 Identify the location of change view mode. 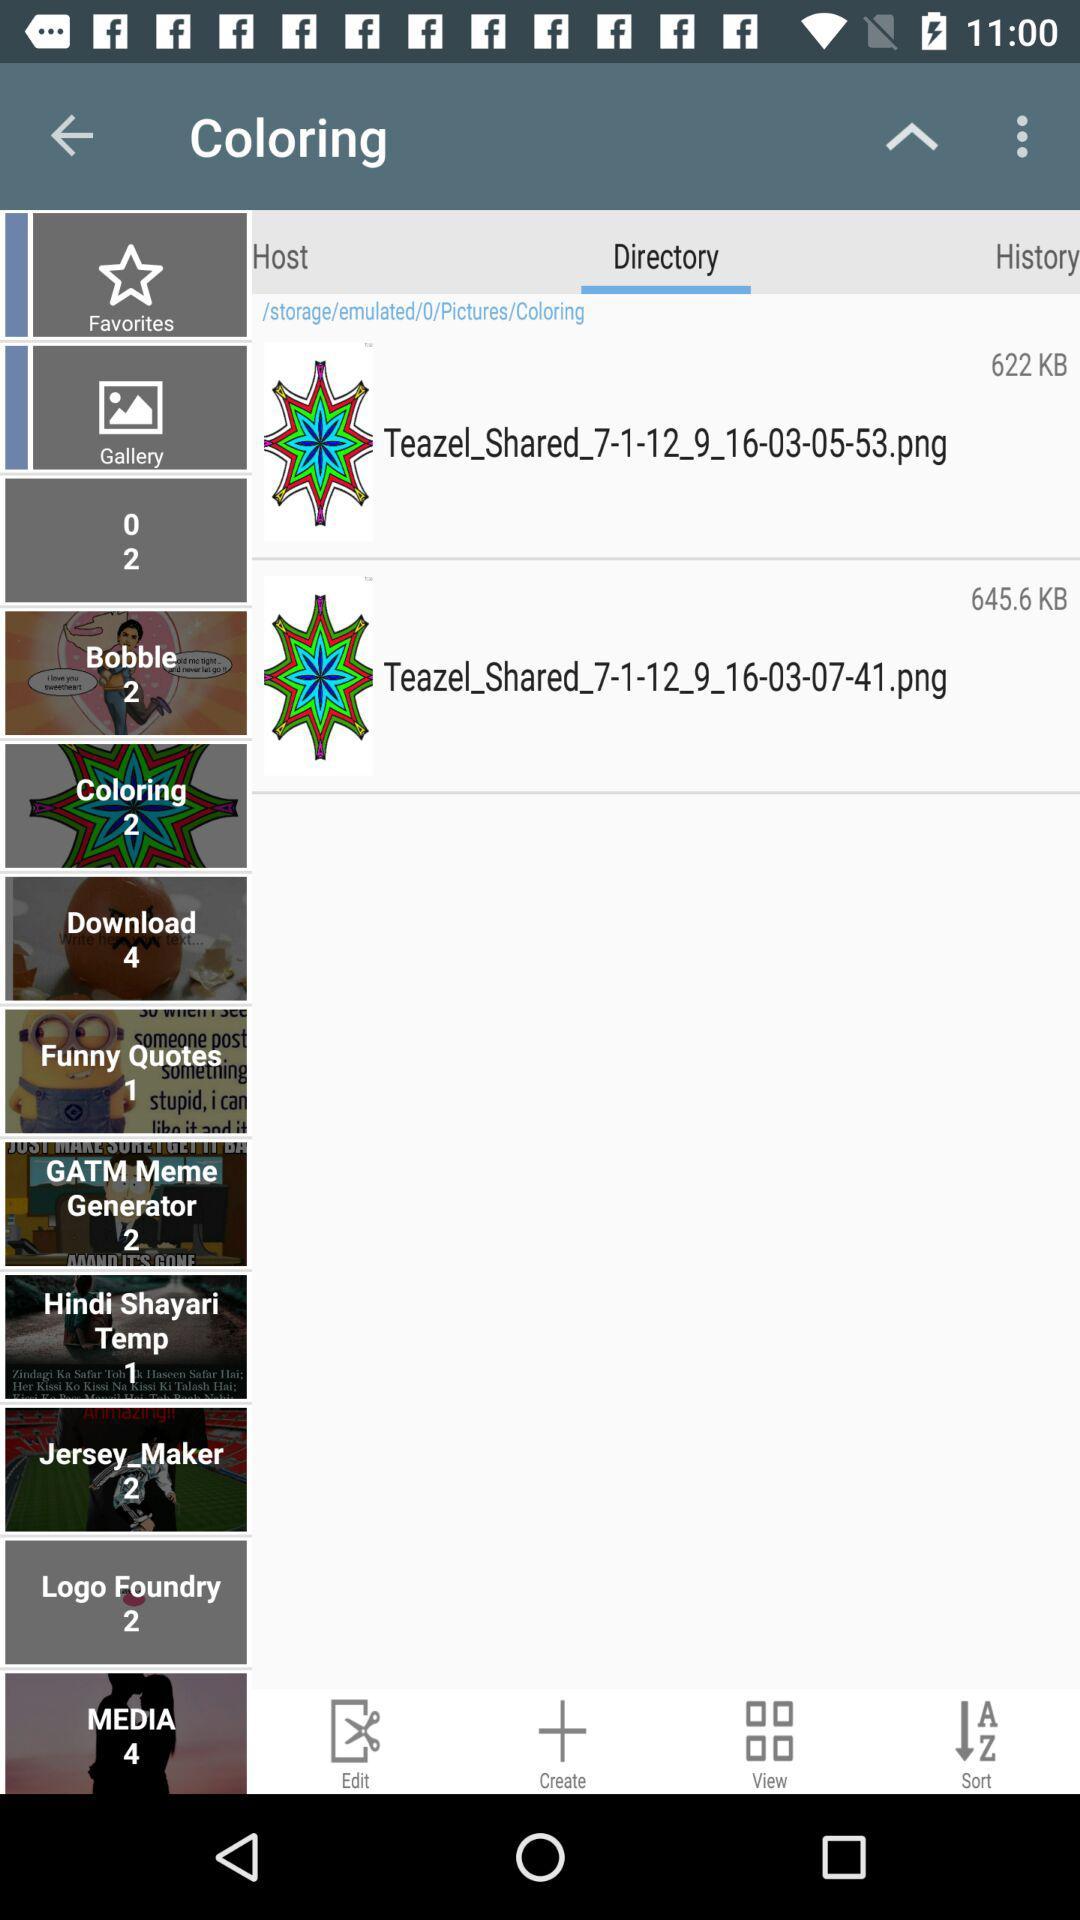
(768, 1740).